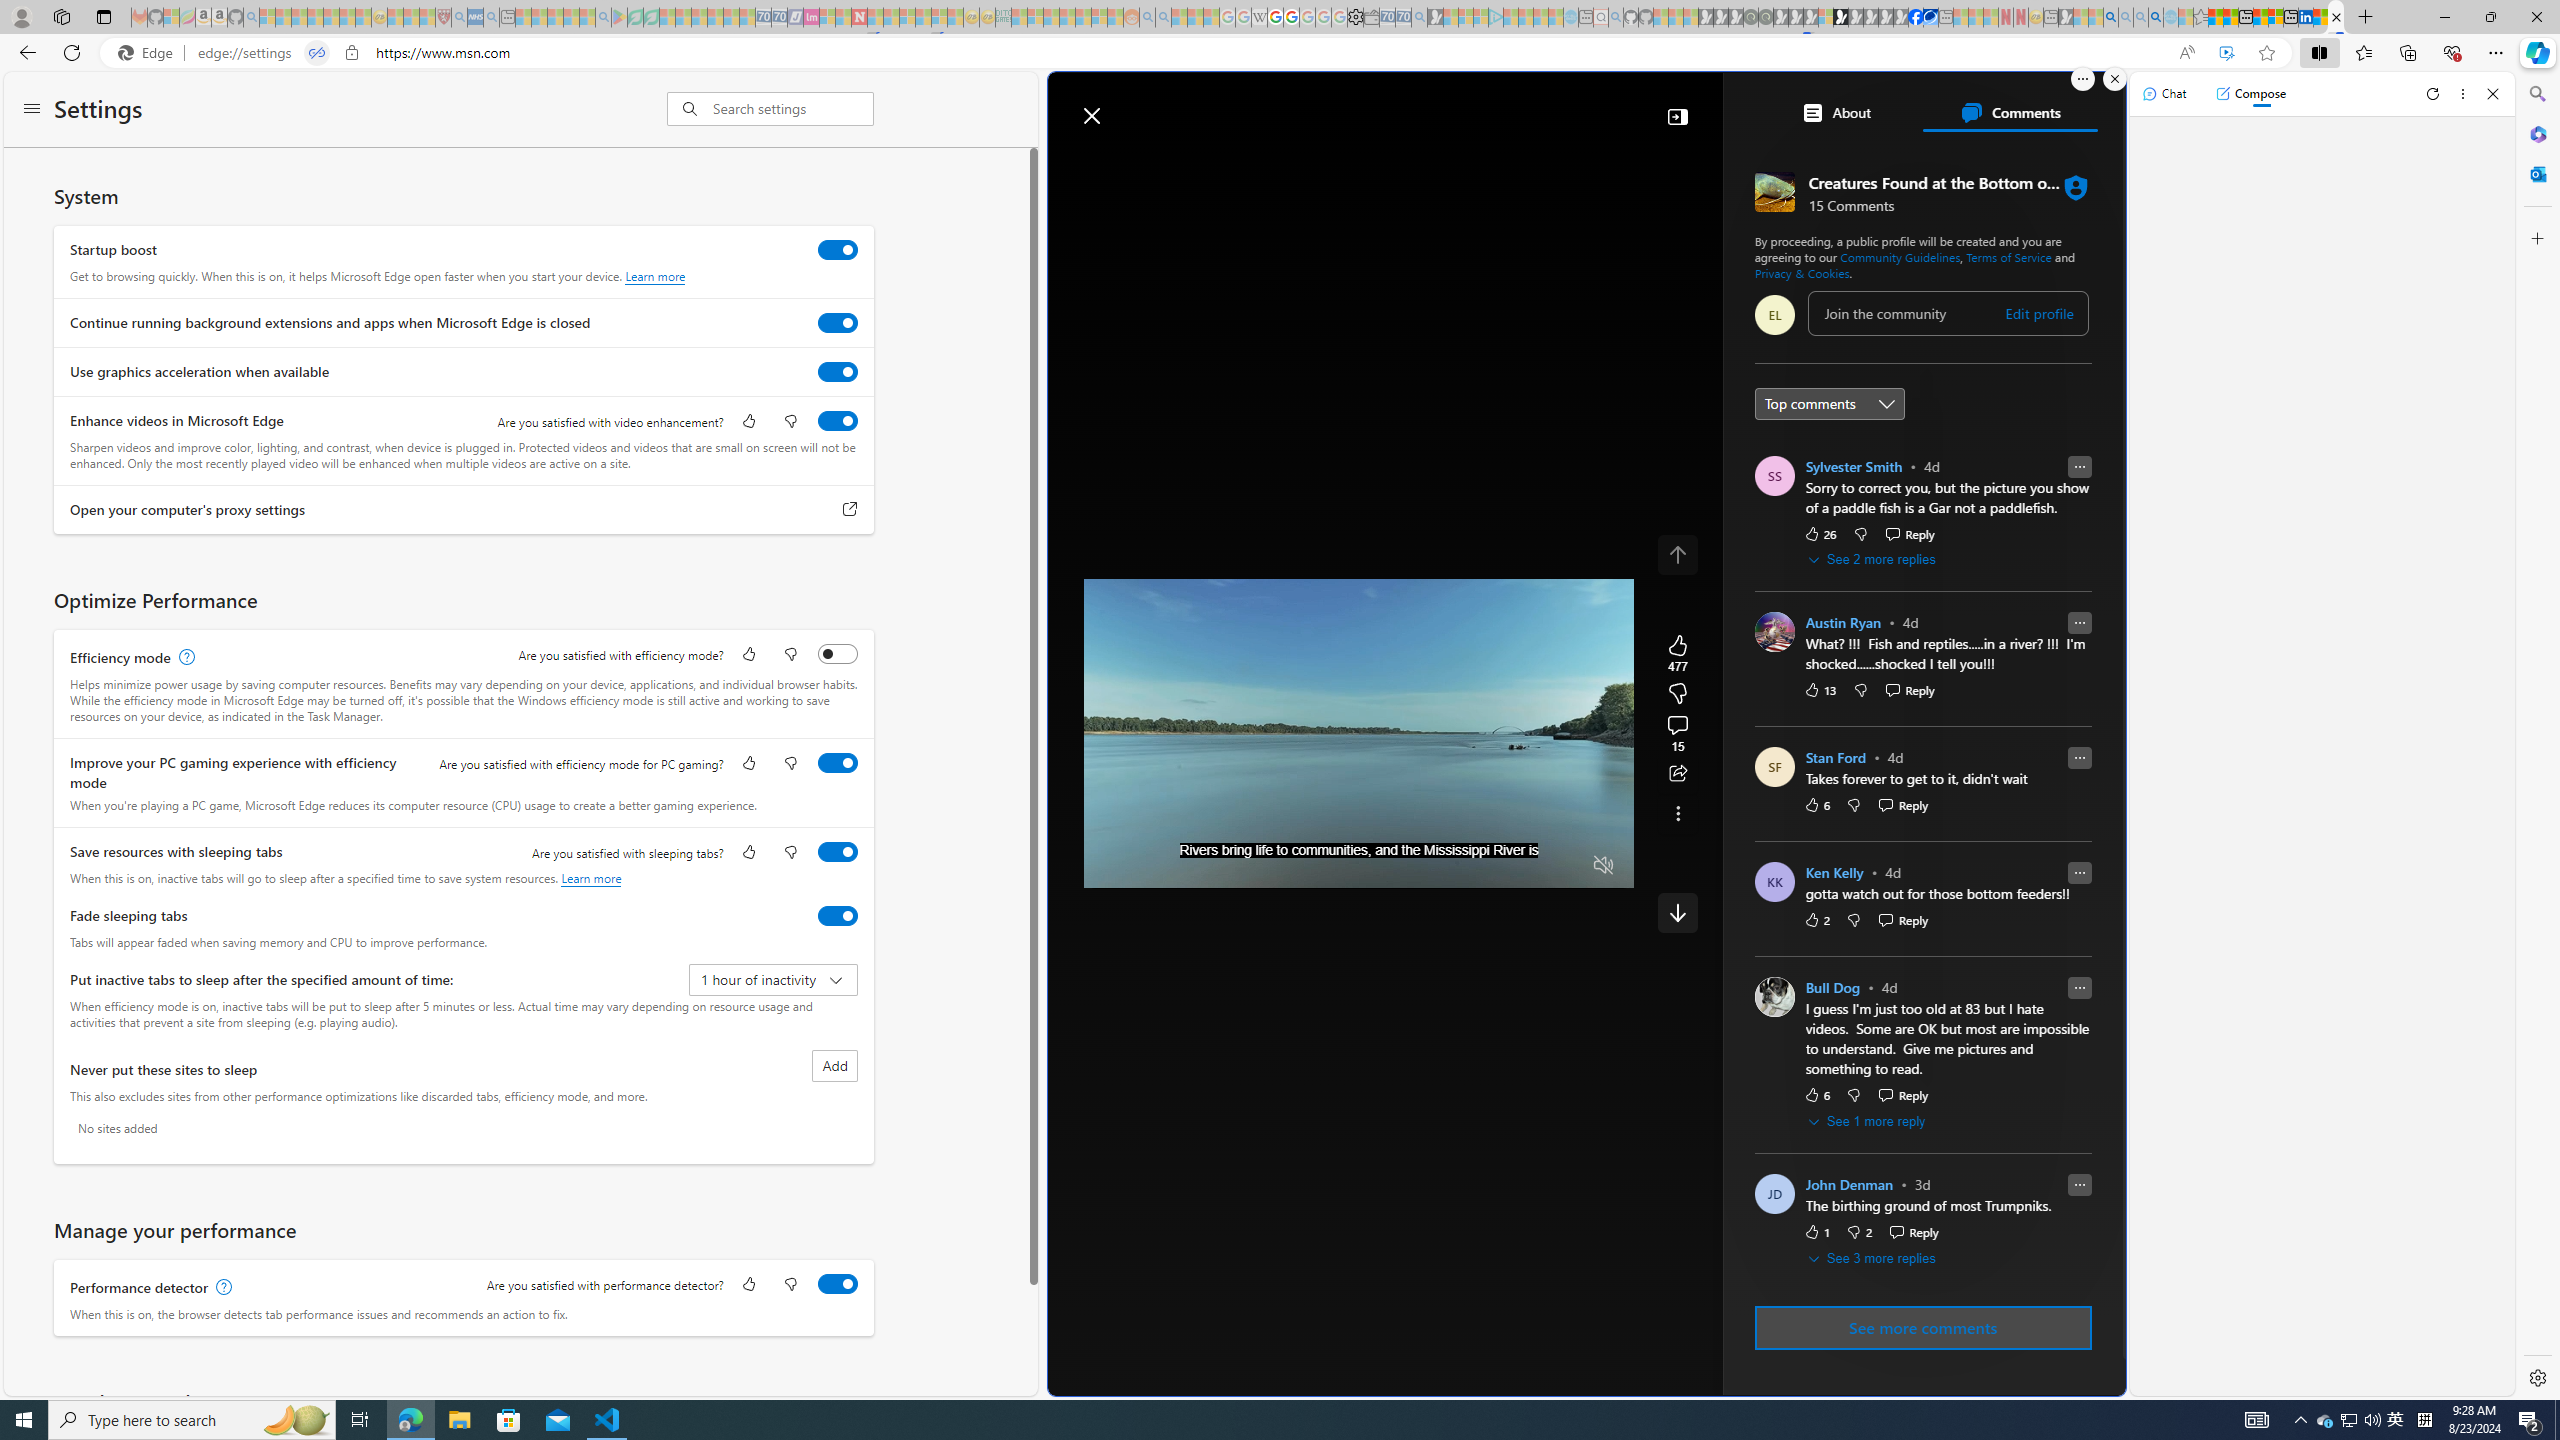 This screenshot has height=1440, width=2560. Describe the element at coordinates (837, 371) in the screenshot. I see `'Use graphics acceleration when available'` at that location.